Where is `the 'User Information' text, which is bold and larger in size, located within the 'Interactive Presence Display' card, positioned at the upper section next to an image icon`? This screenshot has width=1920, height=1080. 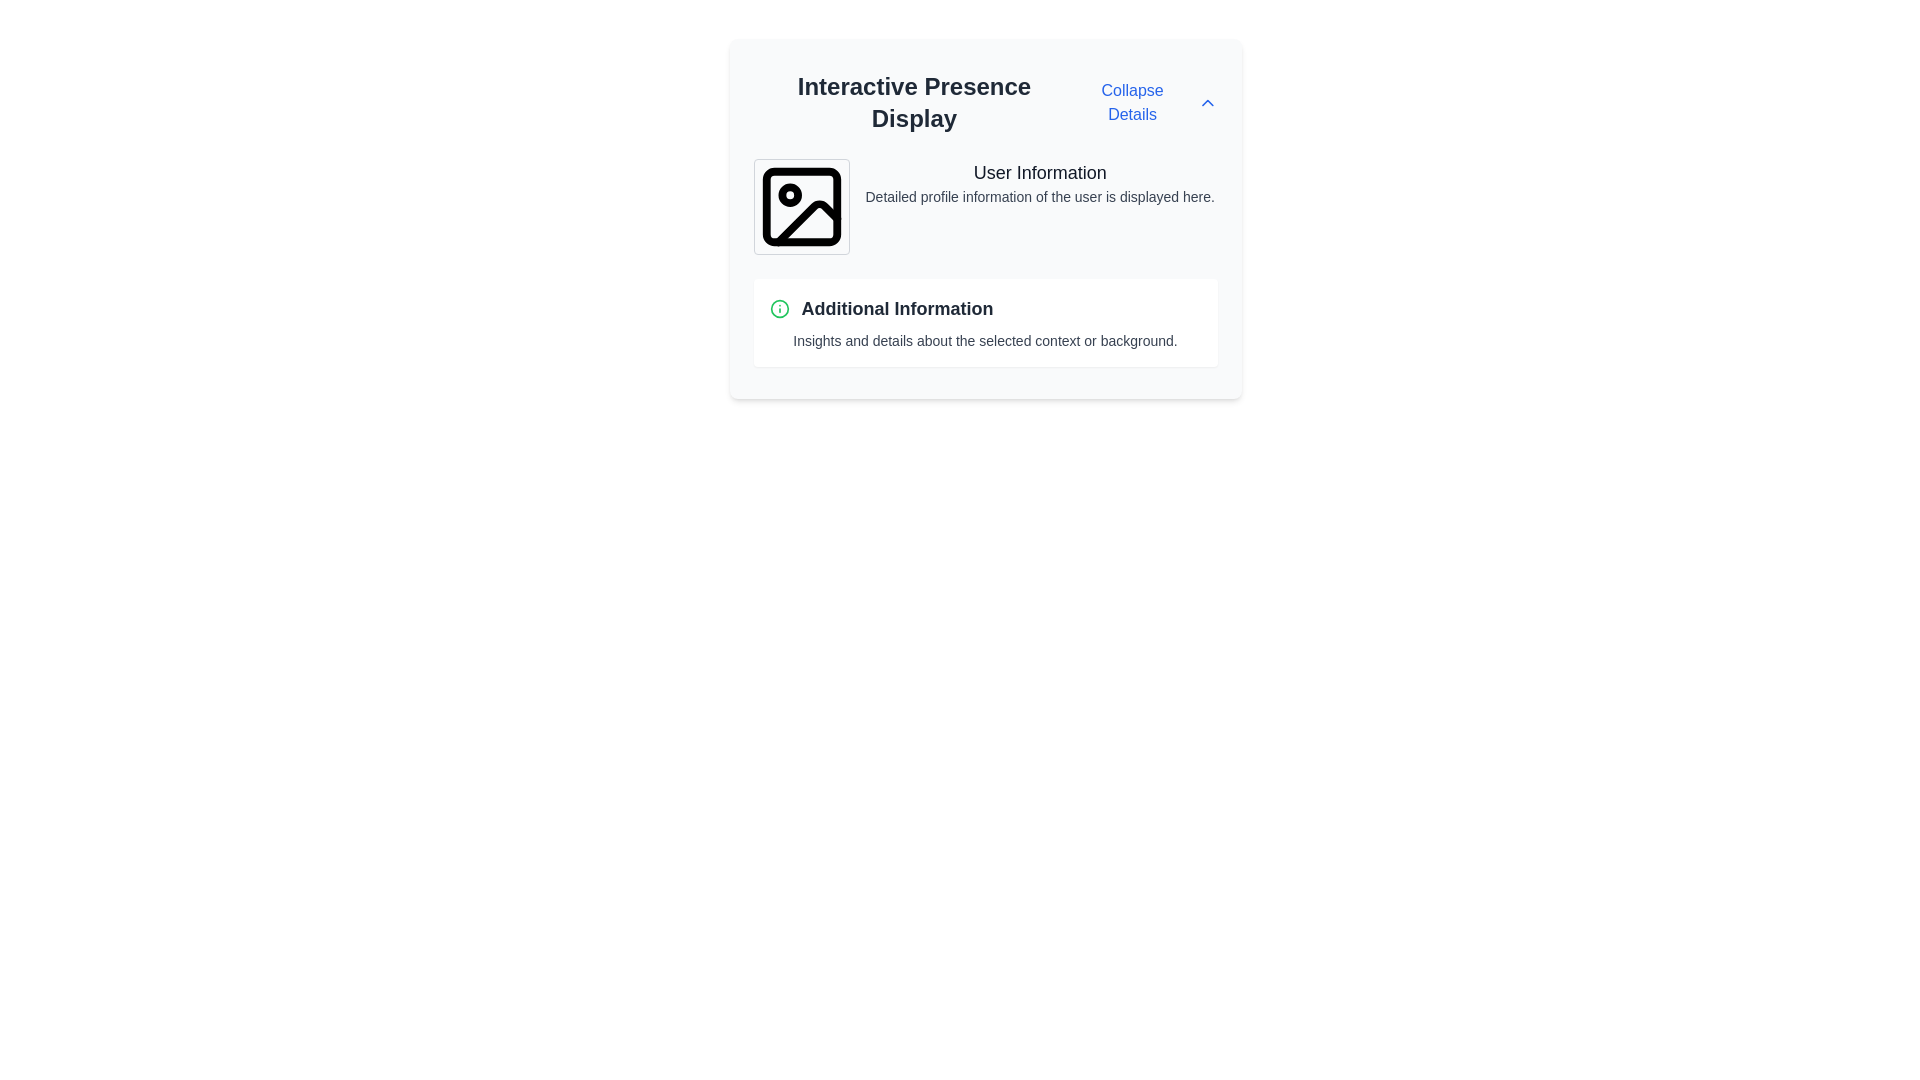
the 'User Information' text, which is bold and larger in size, located within the 'Interactive Presence Display' card, positioned at the upper section next to an image icon is located at coordinates (1040, 172).